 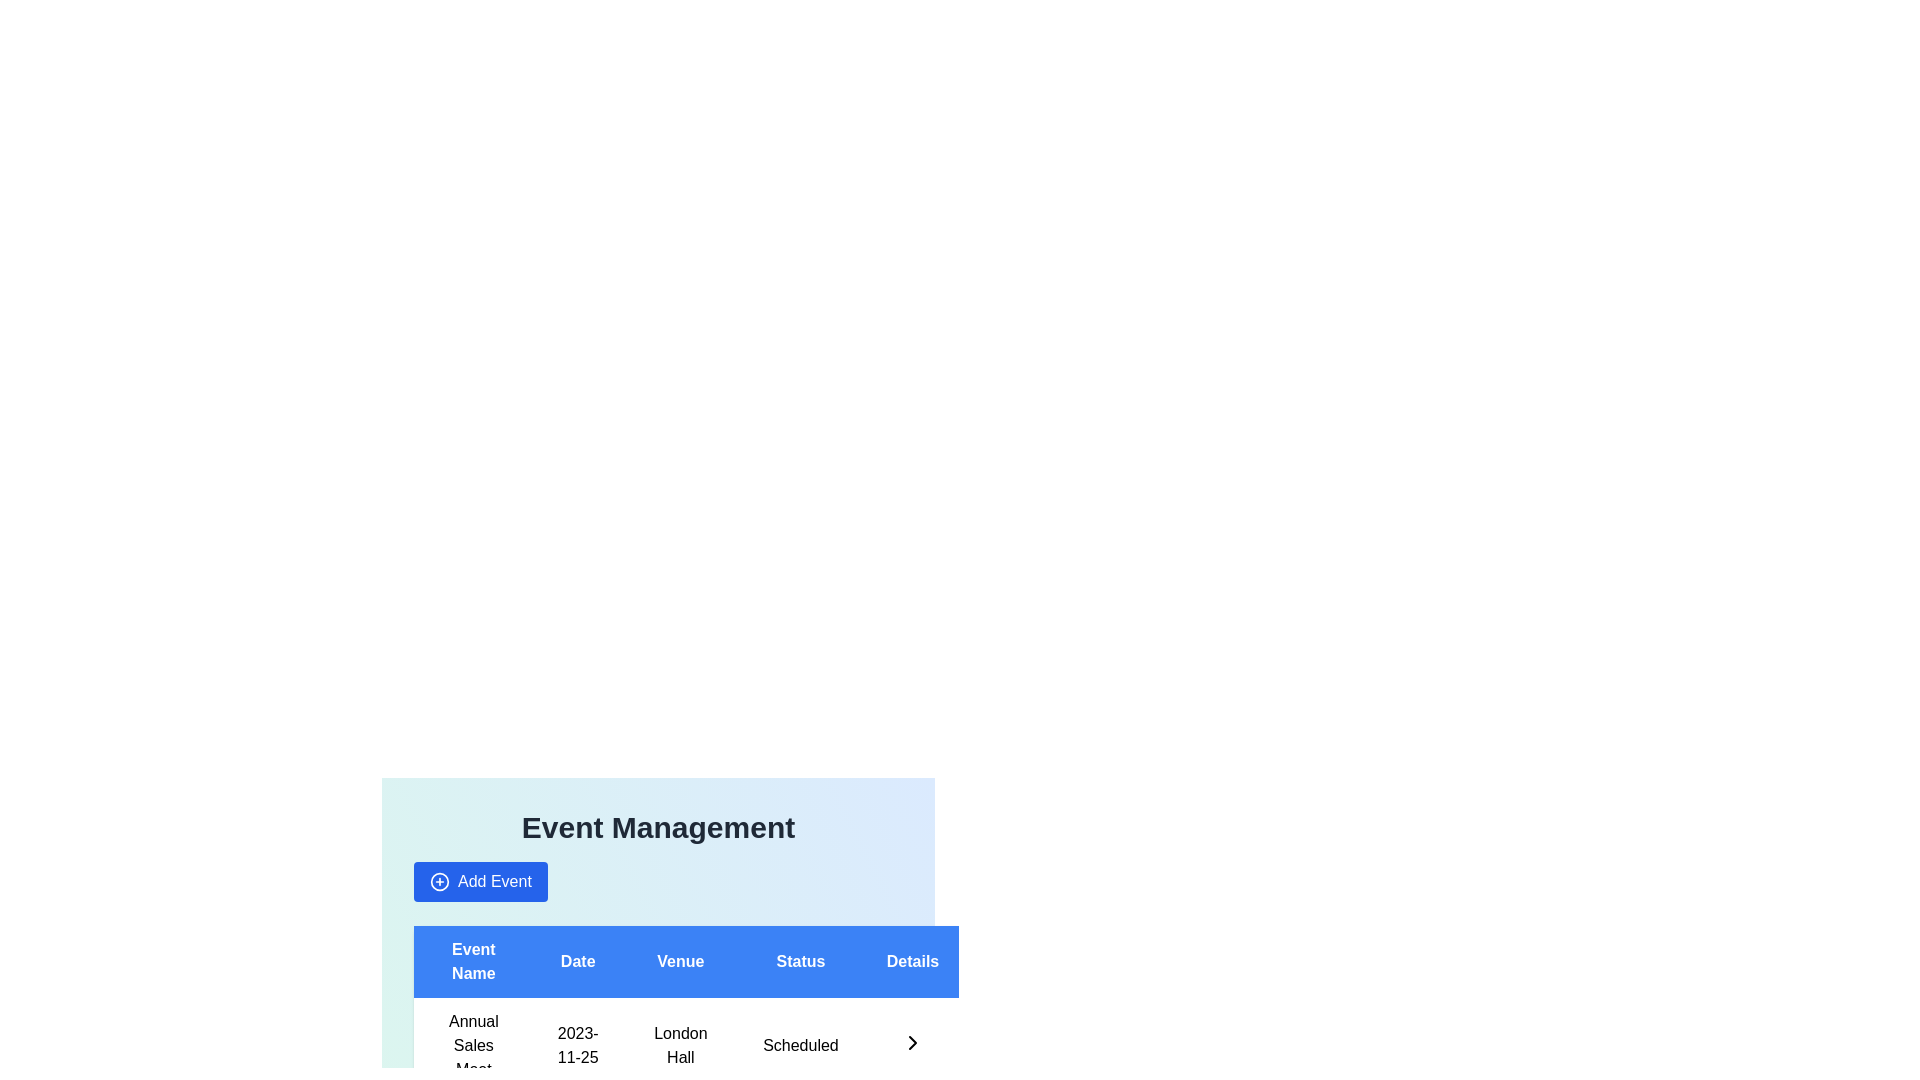 I want to click on the bold-styled header with the text 'Event Management', which is prominently positioned above the 'Add Event' button, so click(x=658, y=828).